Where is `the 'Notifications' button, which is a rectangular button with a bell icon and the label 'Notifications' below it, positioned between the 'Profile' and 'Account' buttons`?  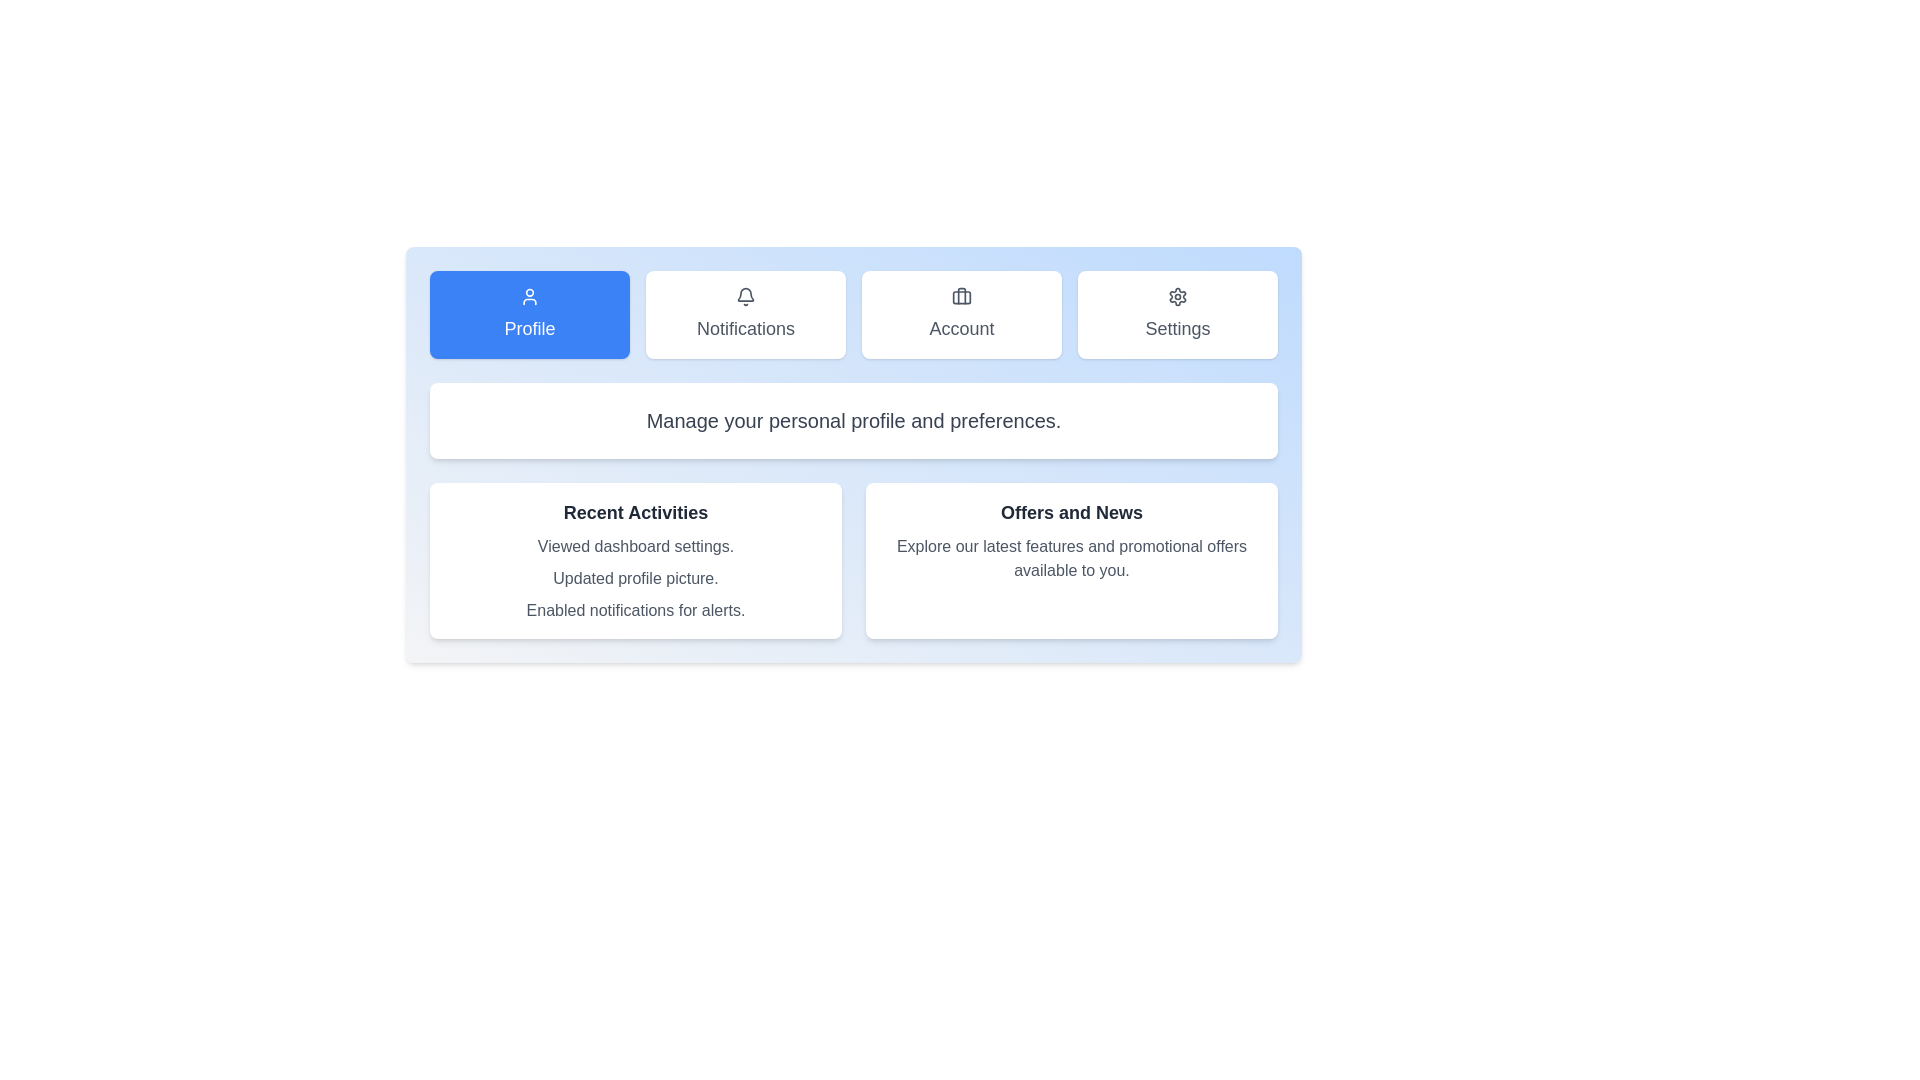 the 'Notifications' button, which is a rectangular button with a bell icon and the label 'Notifications' below it, positioned between the 'Profile' and 'Account' buttons is located at coordinates (744, 315).